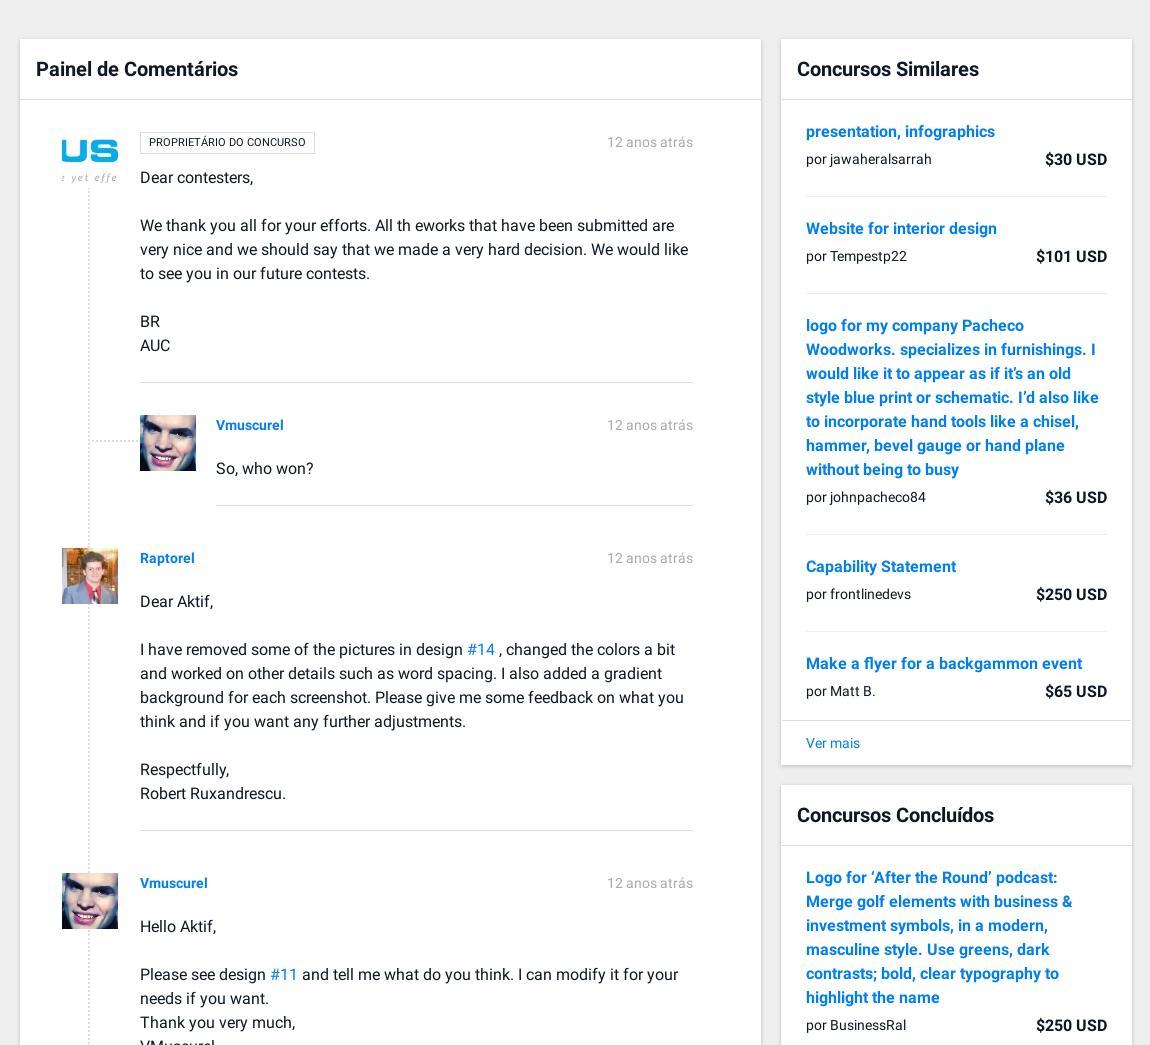 This screenshot has height=1045, width=1150. What do you see at coordinates (855, 253) in the screenshot?
I see `'por Tempestp22'` at bounding box center [855, 253].